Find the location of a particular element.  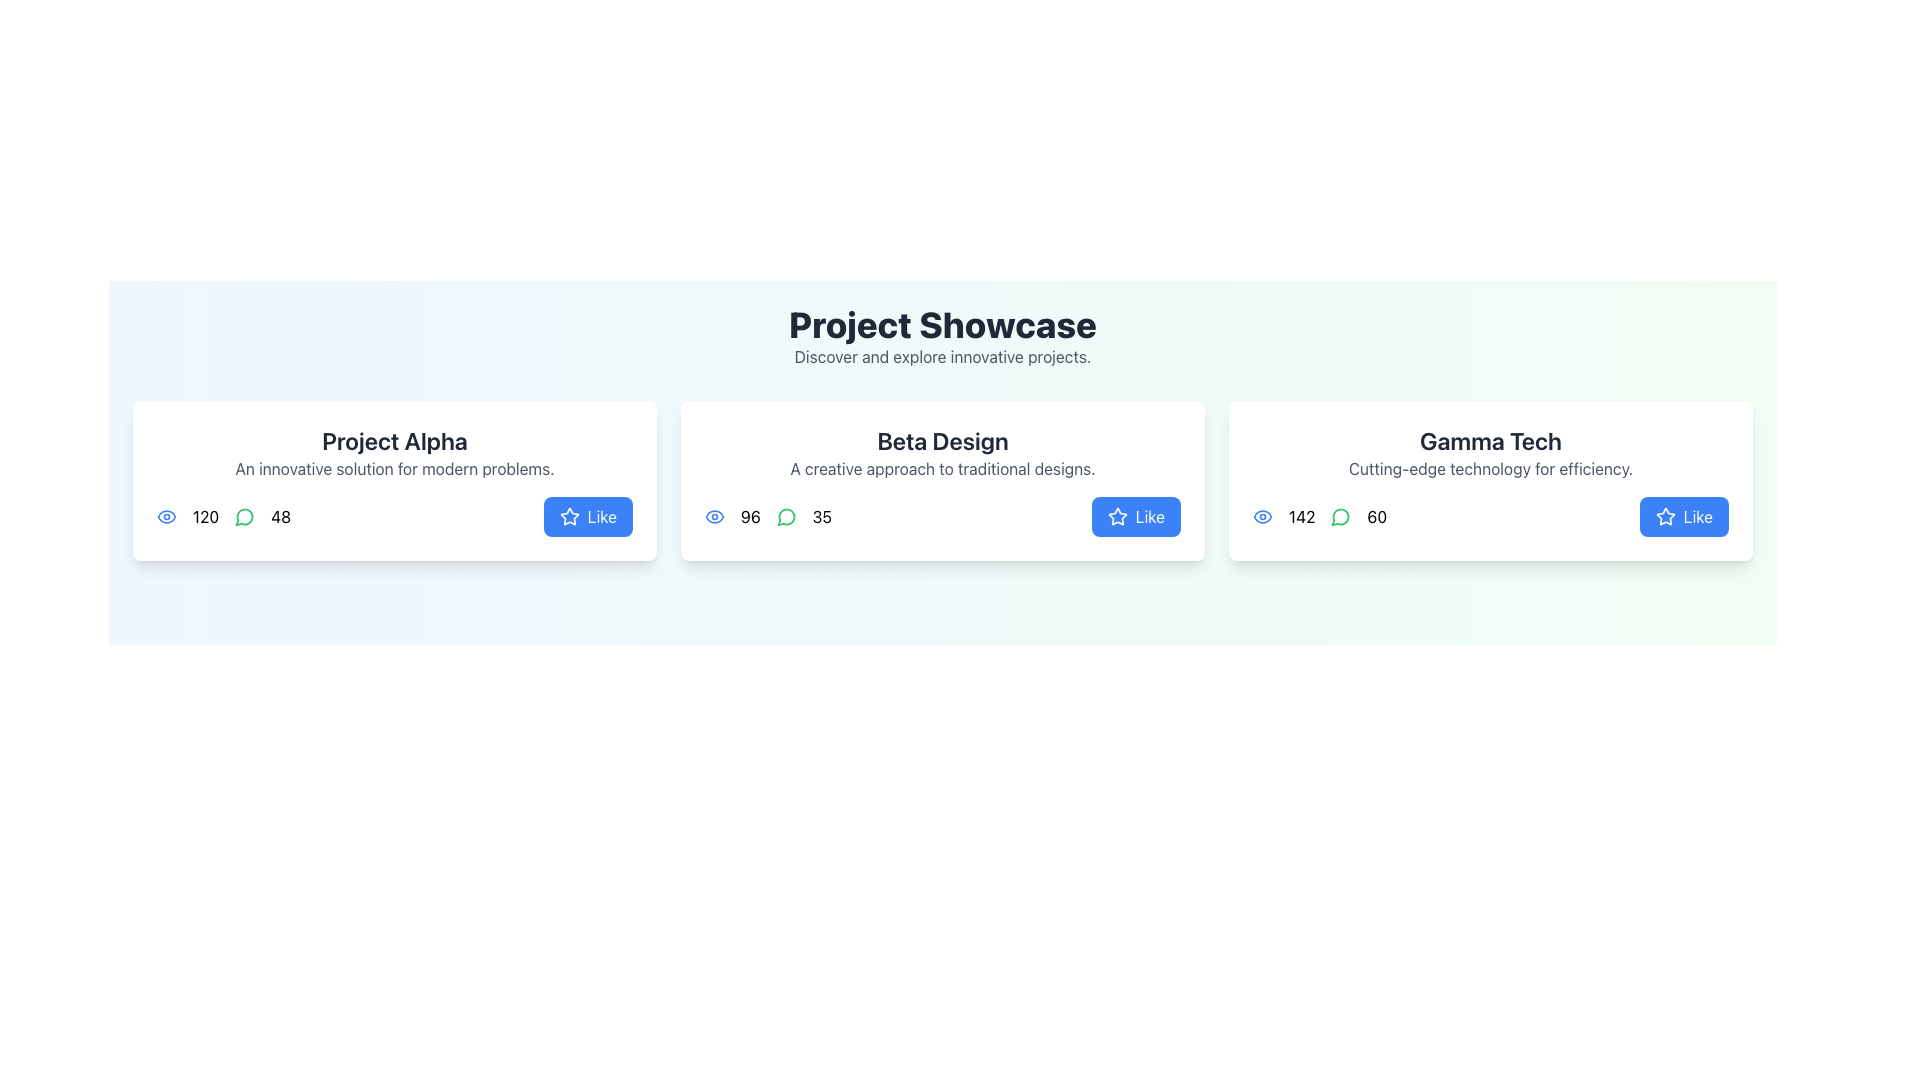

the 'Like' button with a blue background and a white star-shaped icon in the 'Gamma Tech' section is located at coordinates (1683, 515).